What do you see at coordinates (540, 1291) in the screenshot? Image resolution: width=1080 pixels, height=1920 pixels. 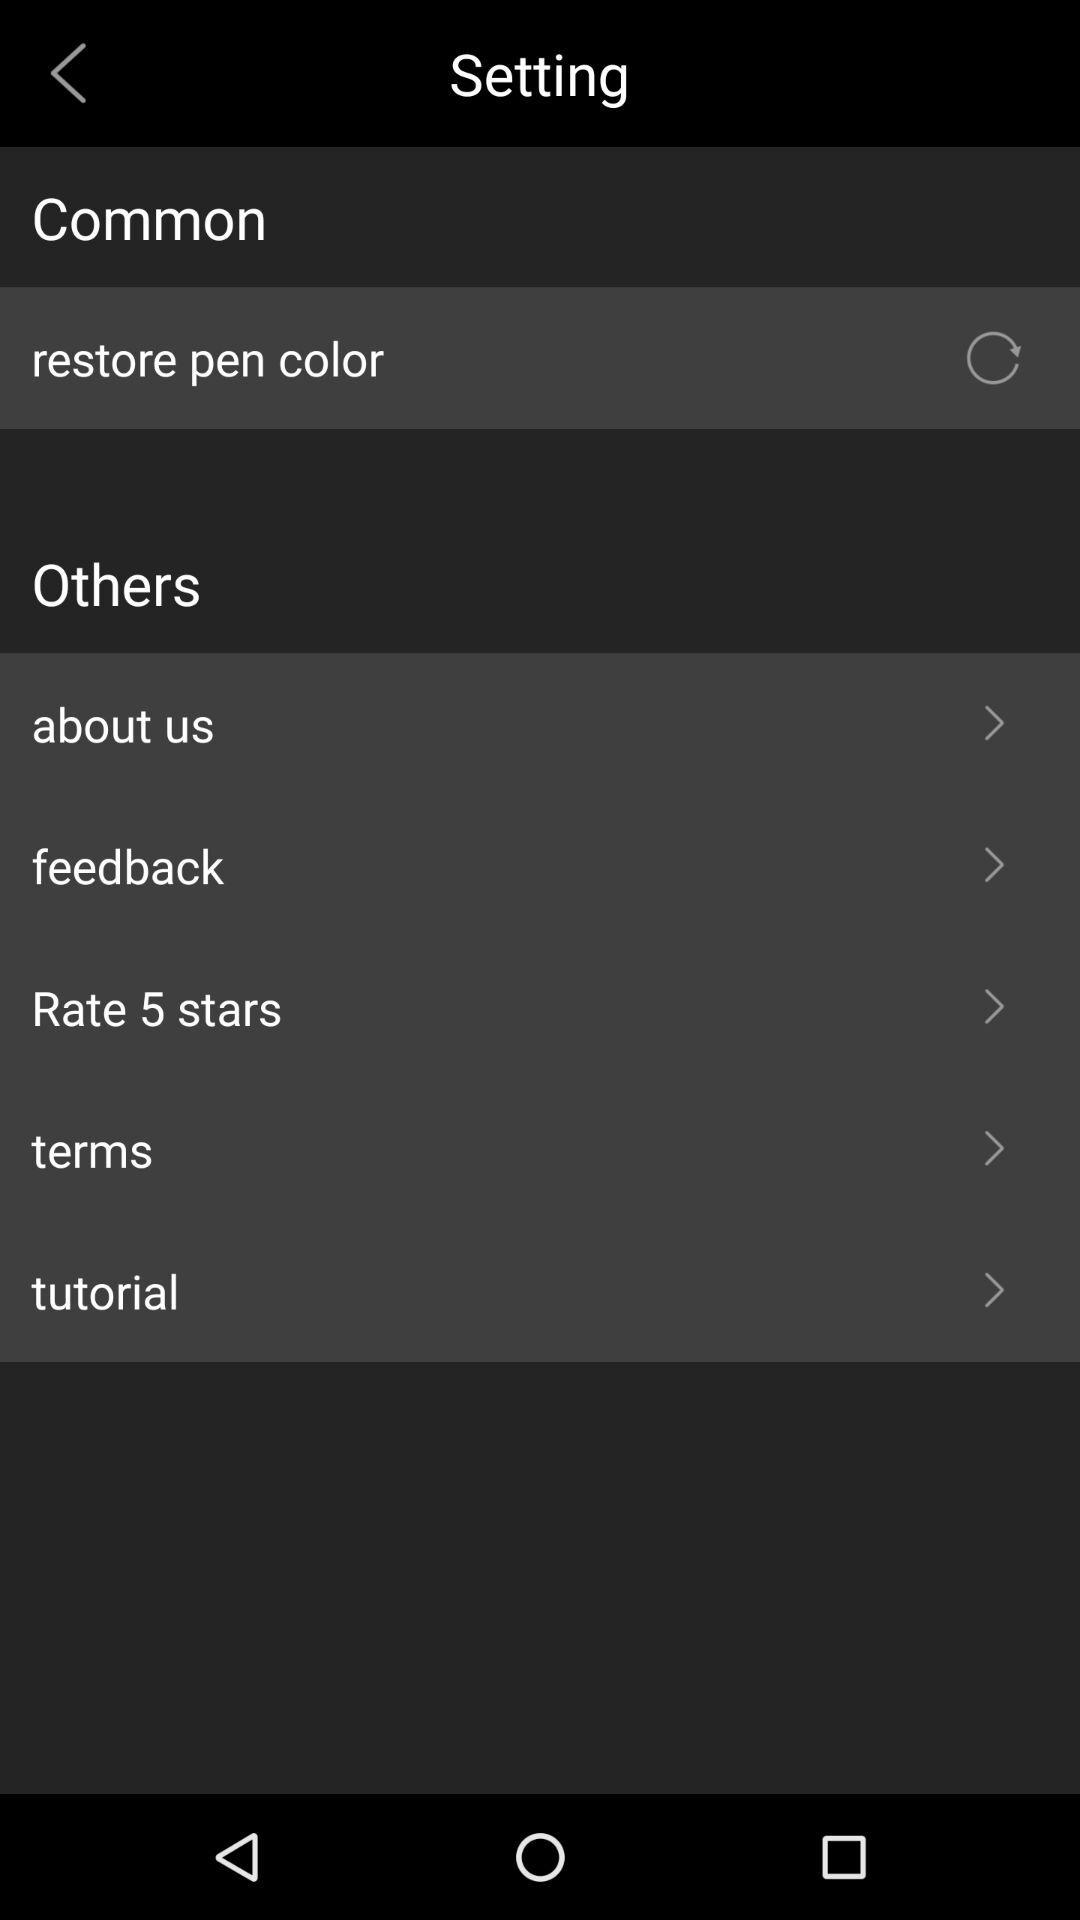 I see `item below terms icon` at bounding box center [540, 1291].